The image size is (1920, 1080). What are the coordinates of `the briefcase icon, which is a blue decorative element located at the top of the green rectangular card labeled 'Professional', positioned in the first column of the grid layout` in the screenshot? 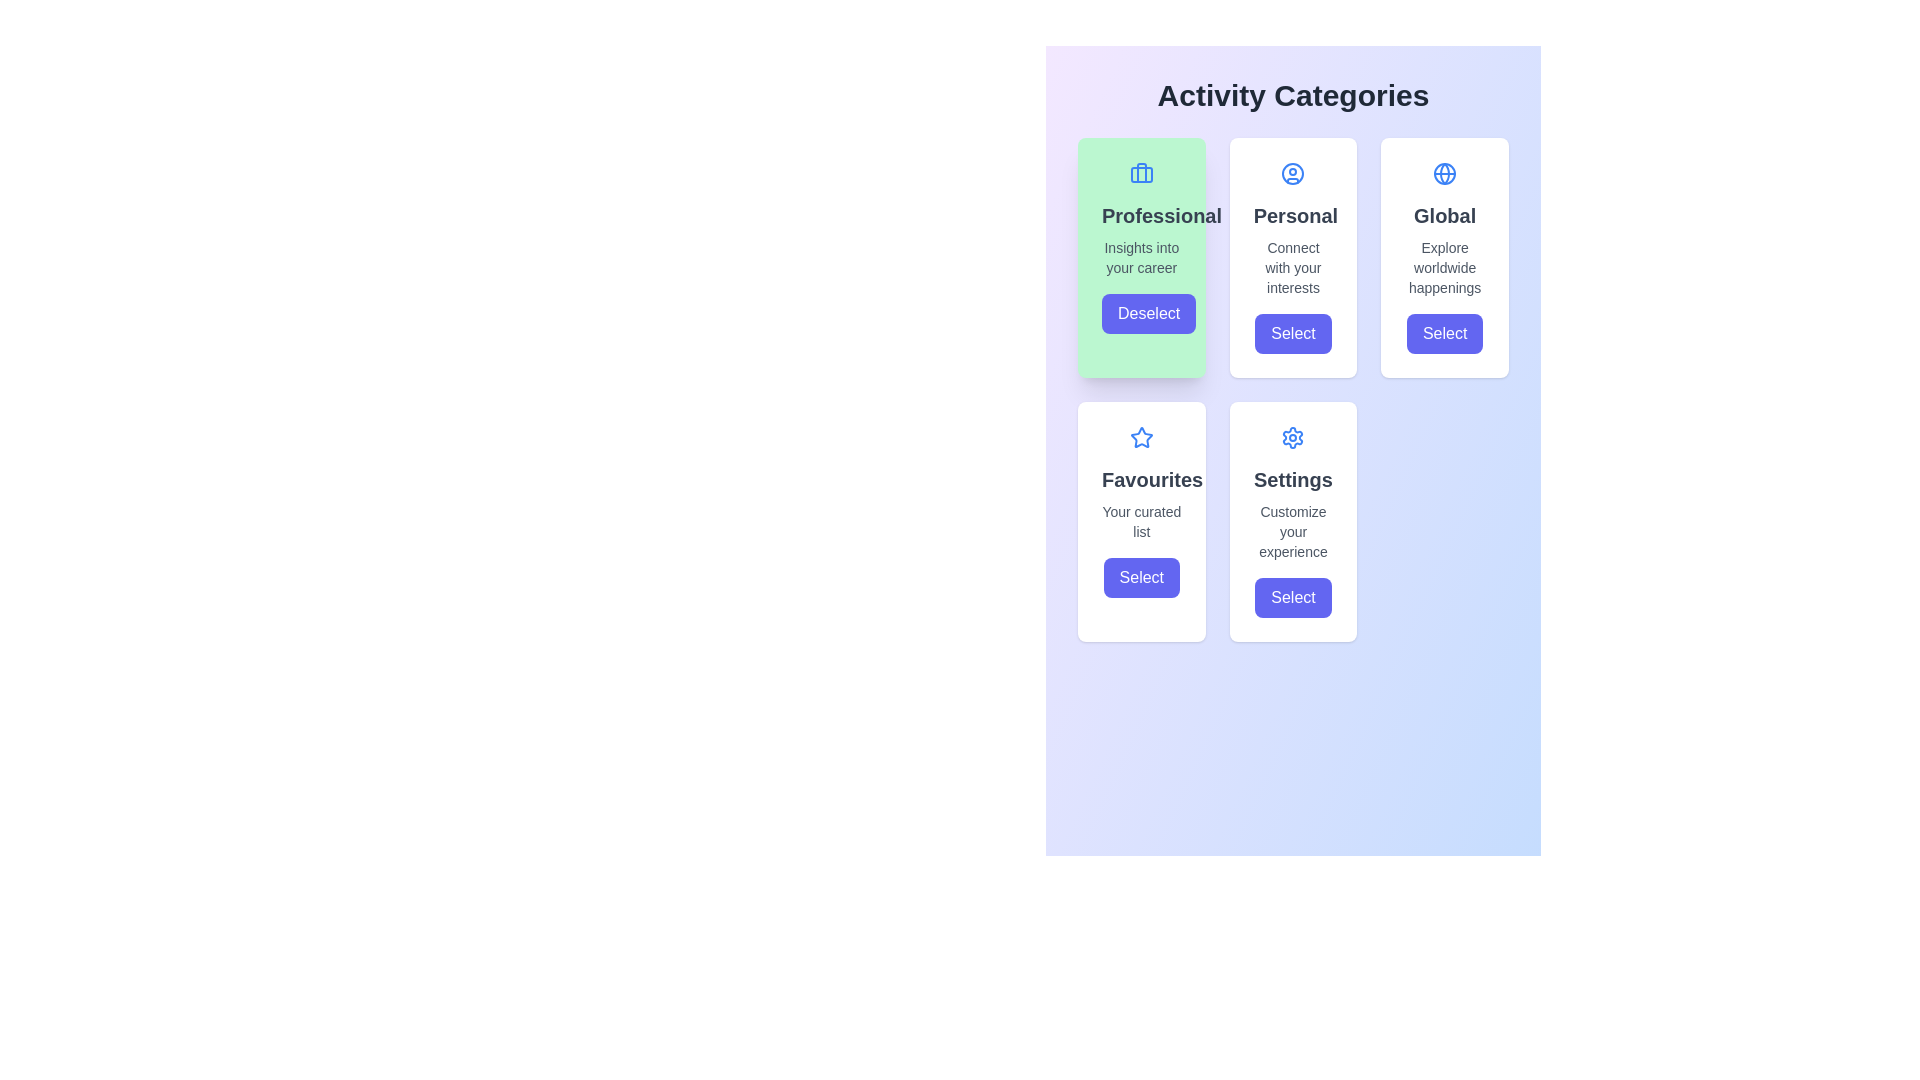 It's located at (1141, 172).